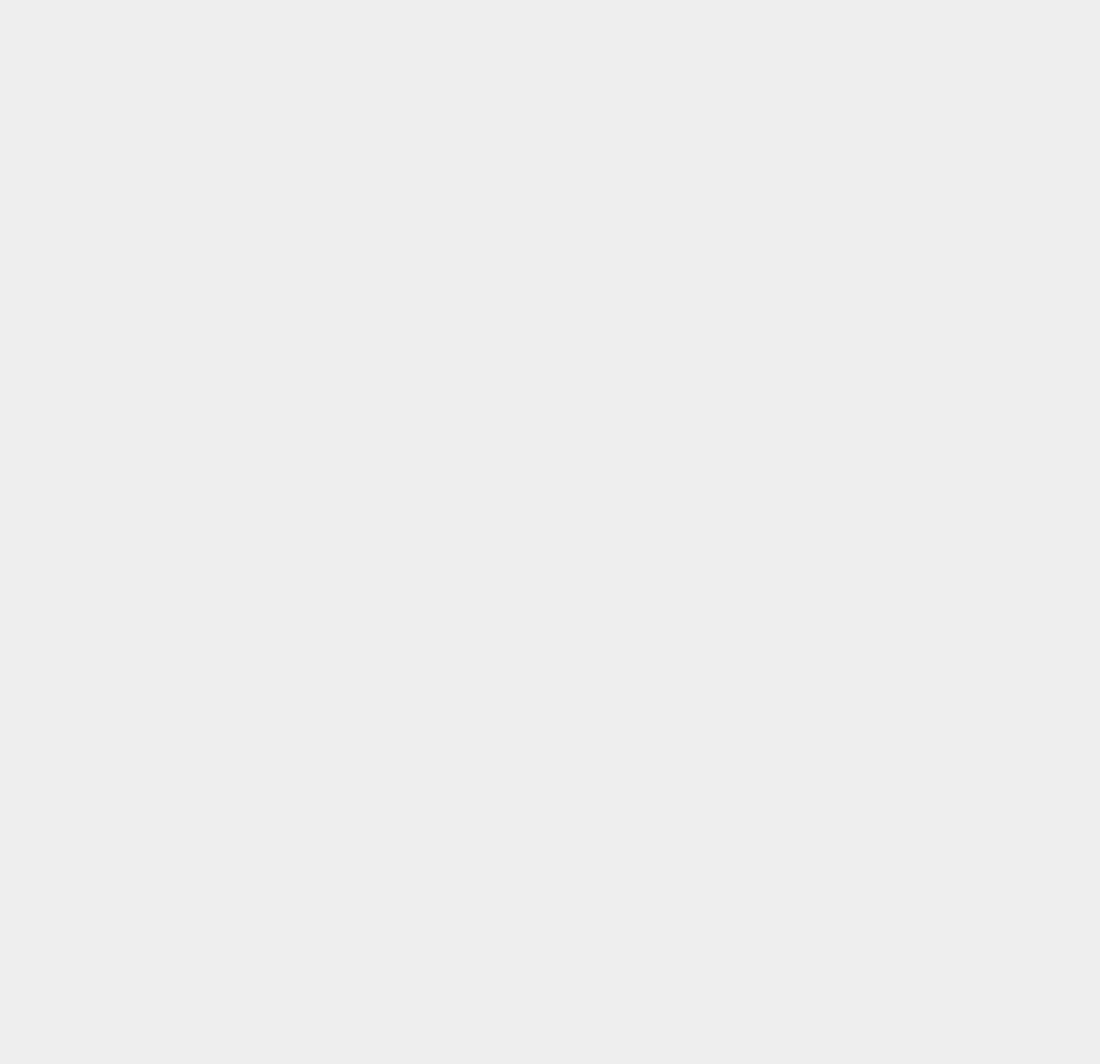  I want to click on 'Electra', so click(799, 435).